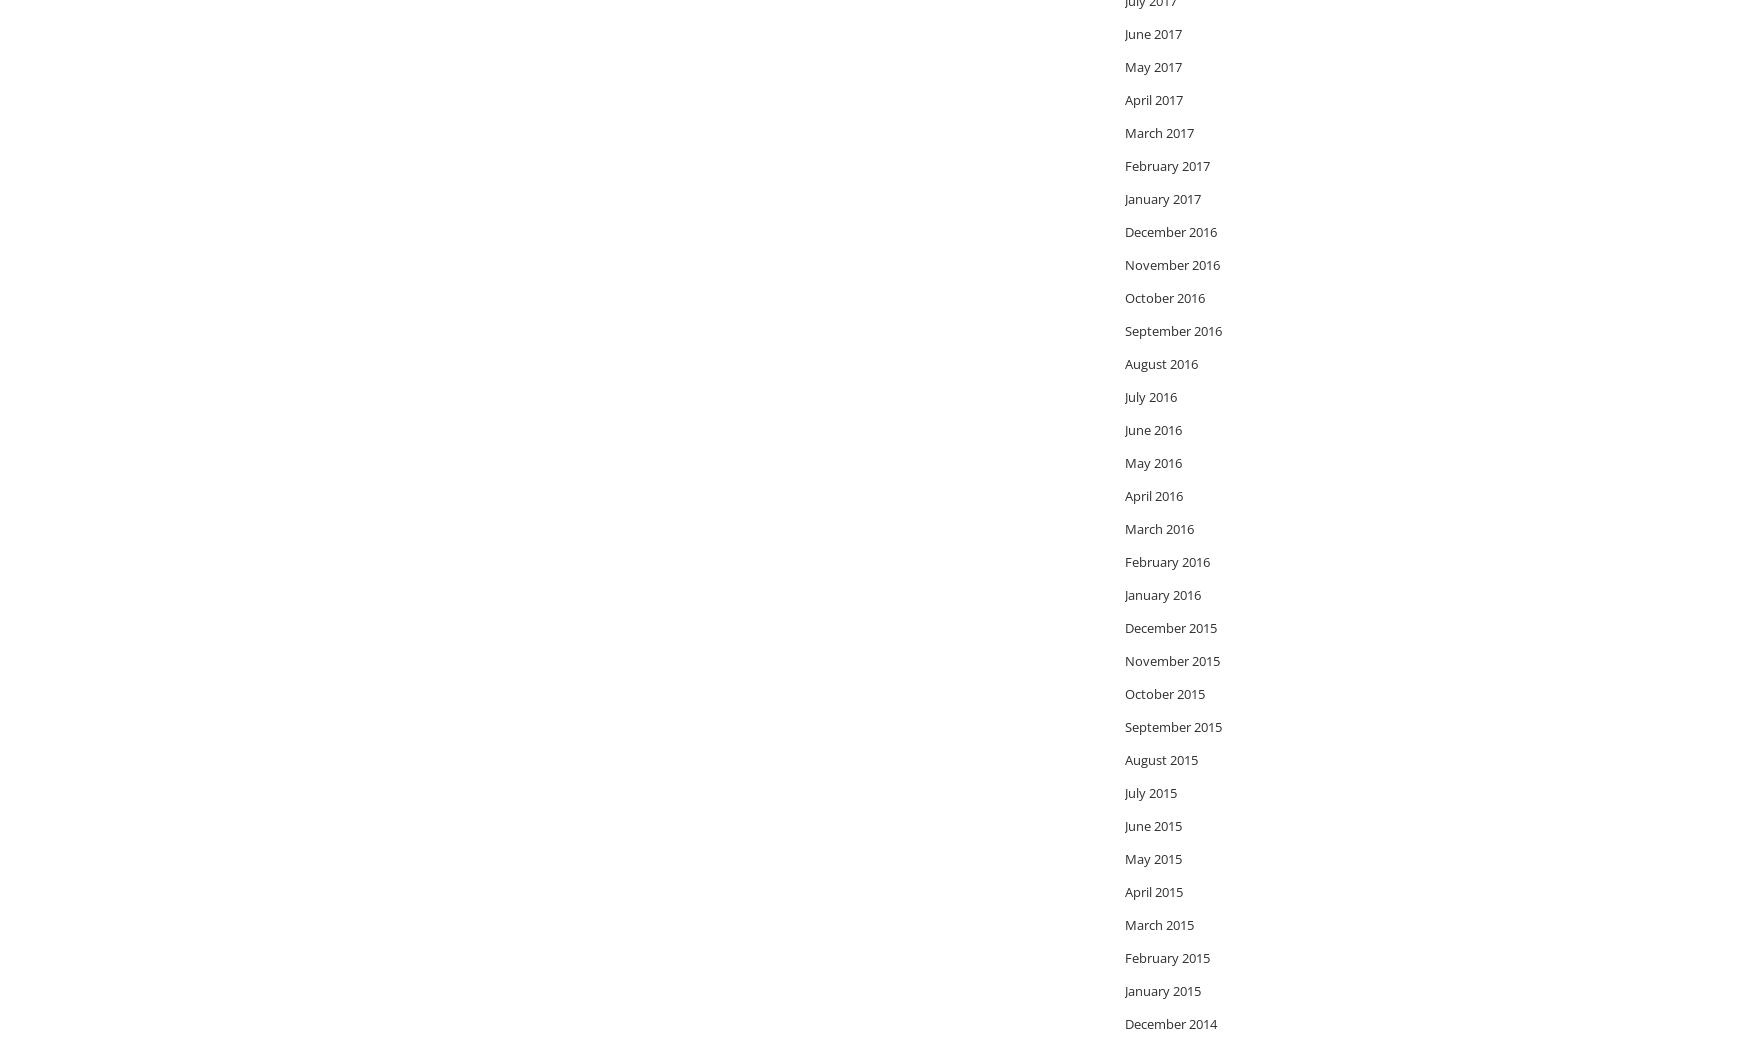  I want to click on 'May 2016', so click(1152, 461).